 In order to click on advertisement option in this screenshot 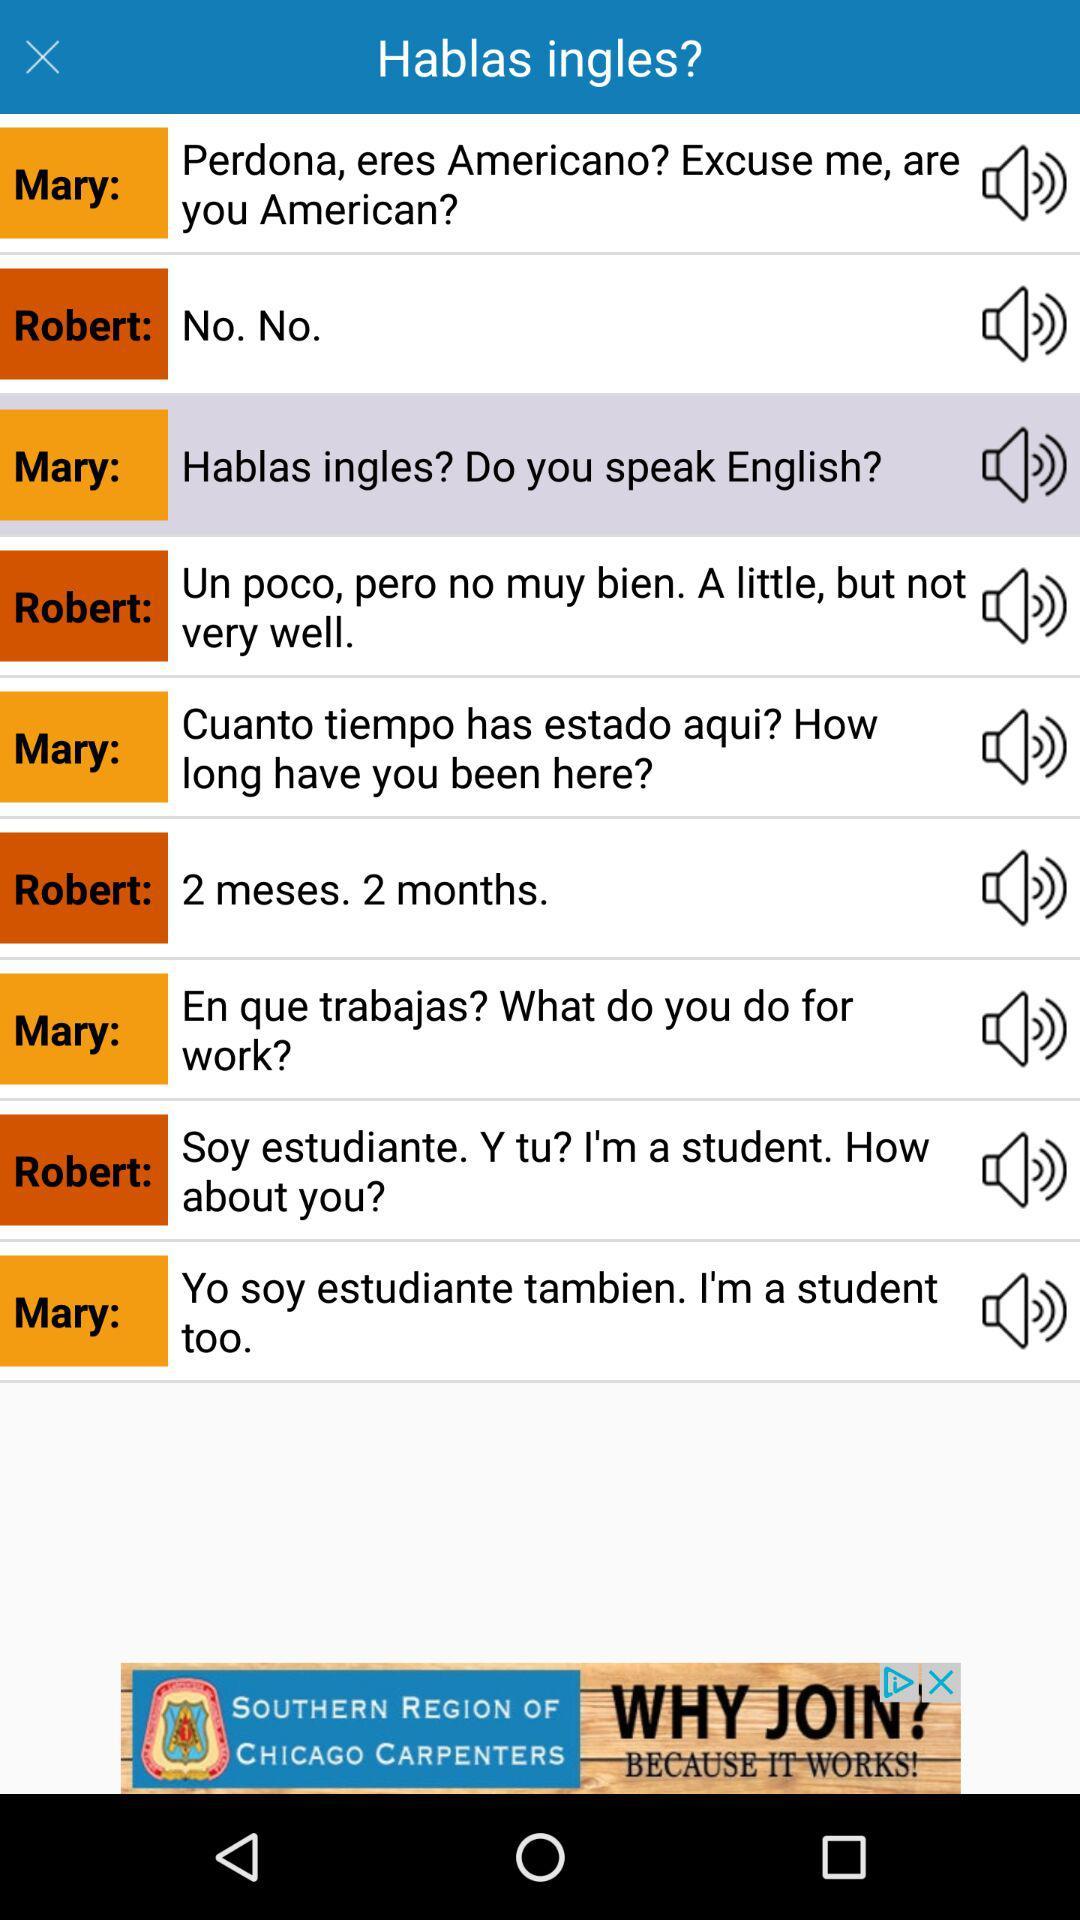, I will do `click(540, 1727)`.